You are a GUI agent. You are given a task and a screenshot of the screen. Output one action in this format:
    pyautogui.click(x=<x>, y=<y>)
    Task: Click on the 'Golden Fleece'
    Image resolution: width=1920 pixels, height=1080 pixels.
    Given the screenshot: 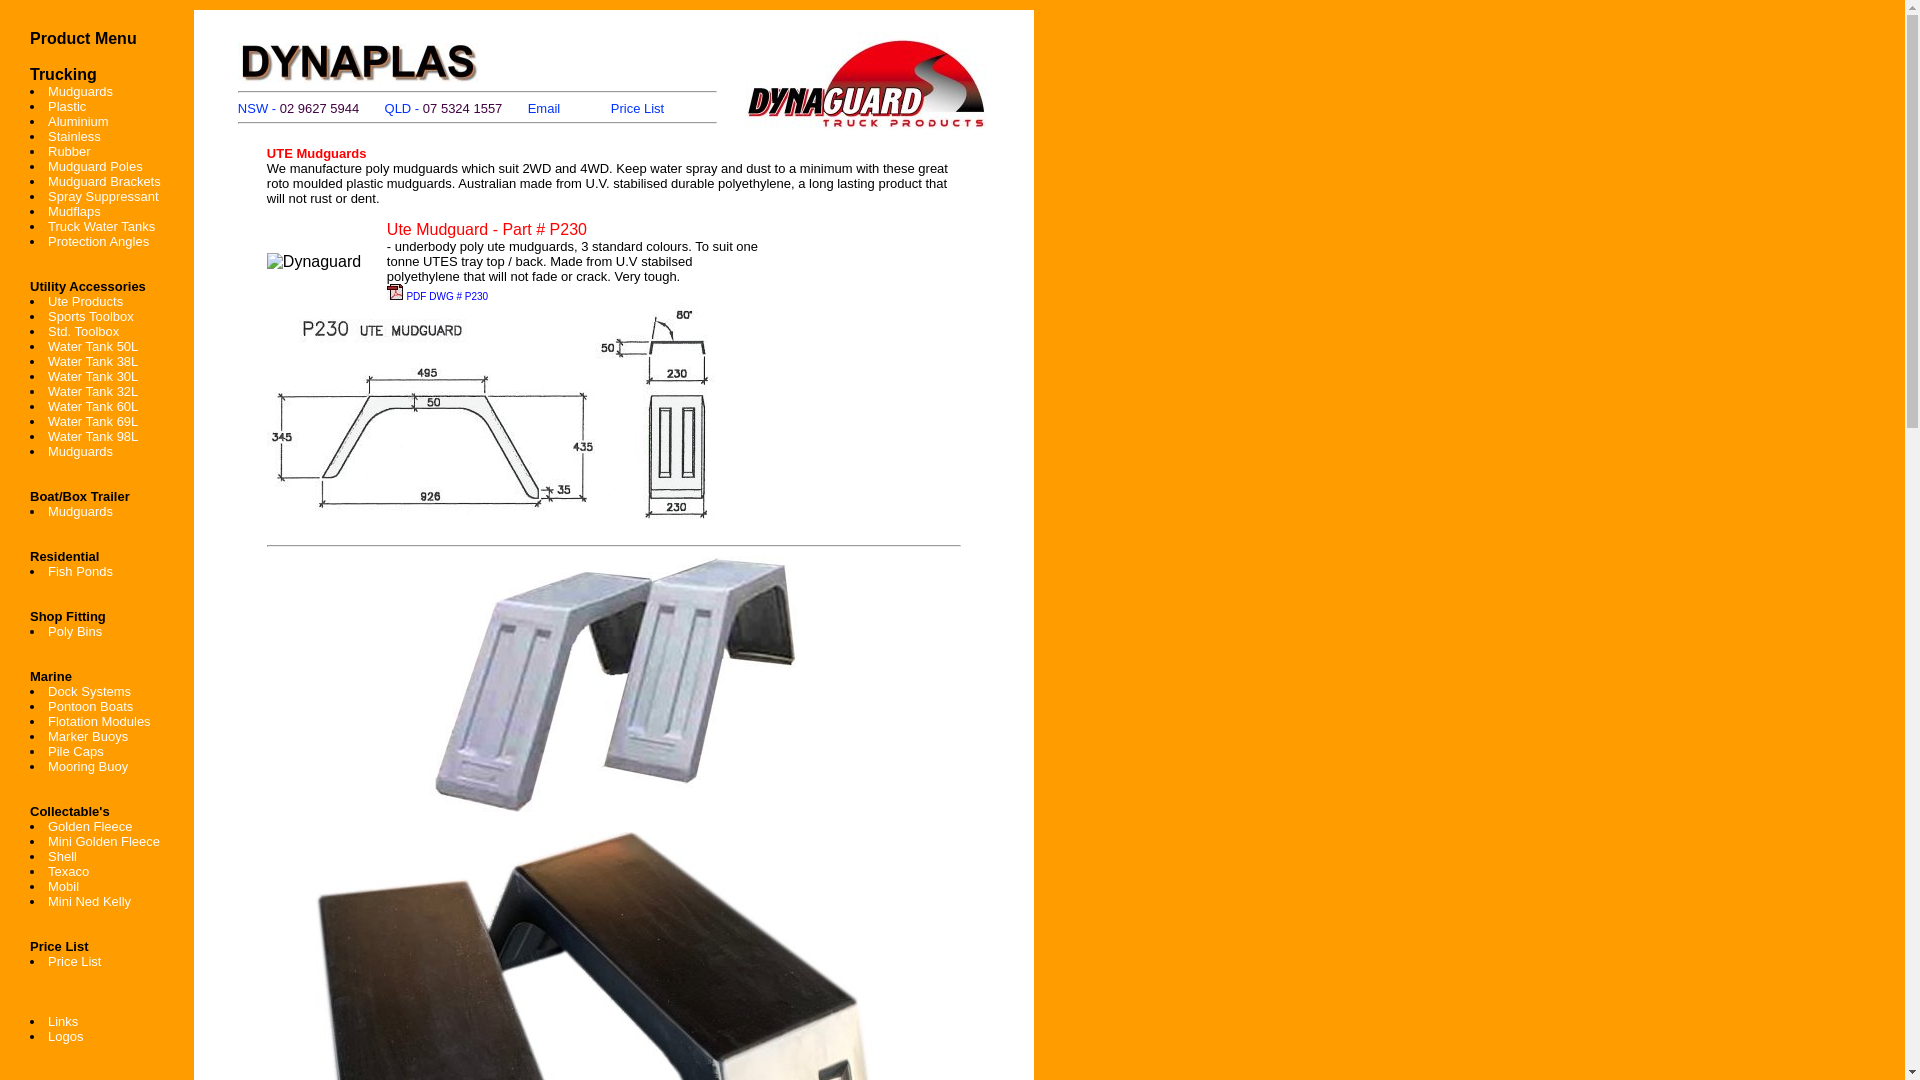 What is the action you would take?
    pyautogui.click(x=89, y=826)
    